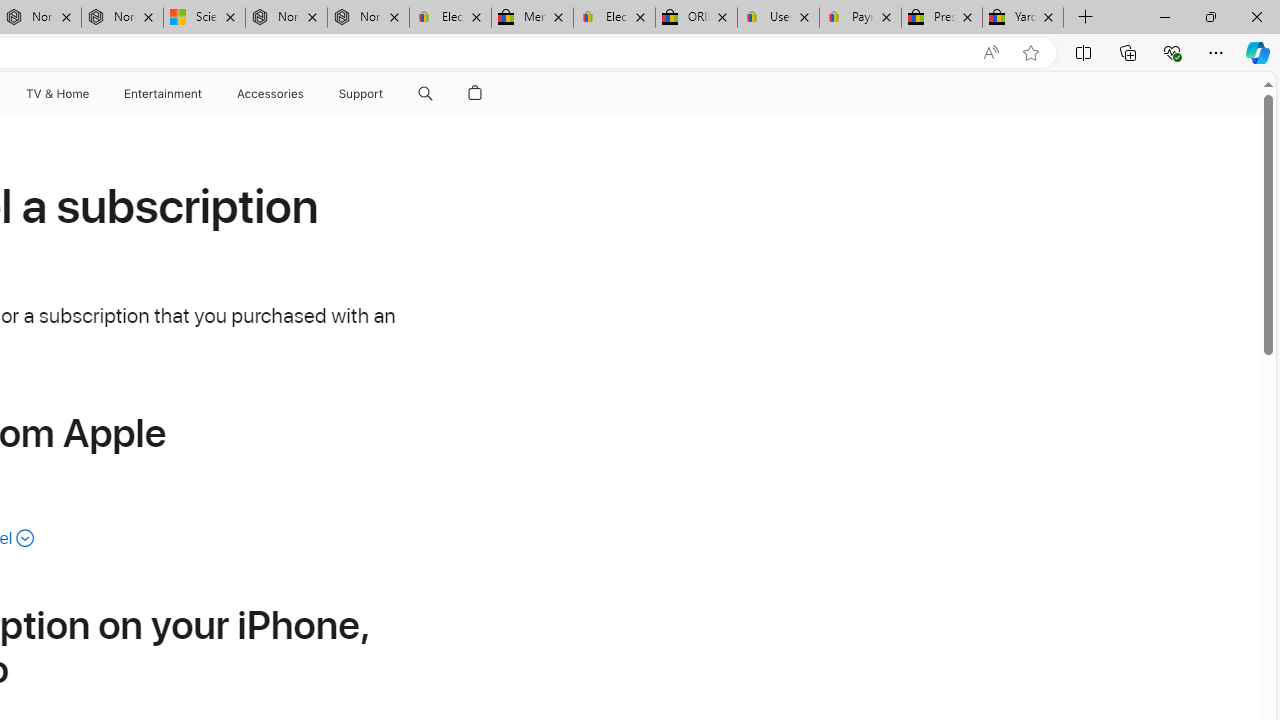 The height and width of the screenshot is (720, 1280). I want to click on 'Press Room - eBay Inc.', so click(941, 17).